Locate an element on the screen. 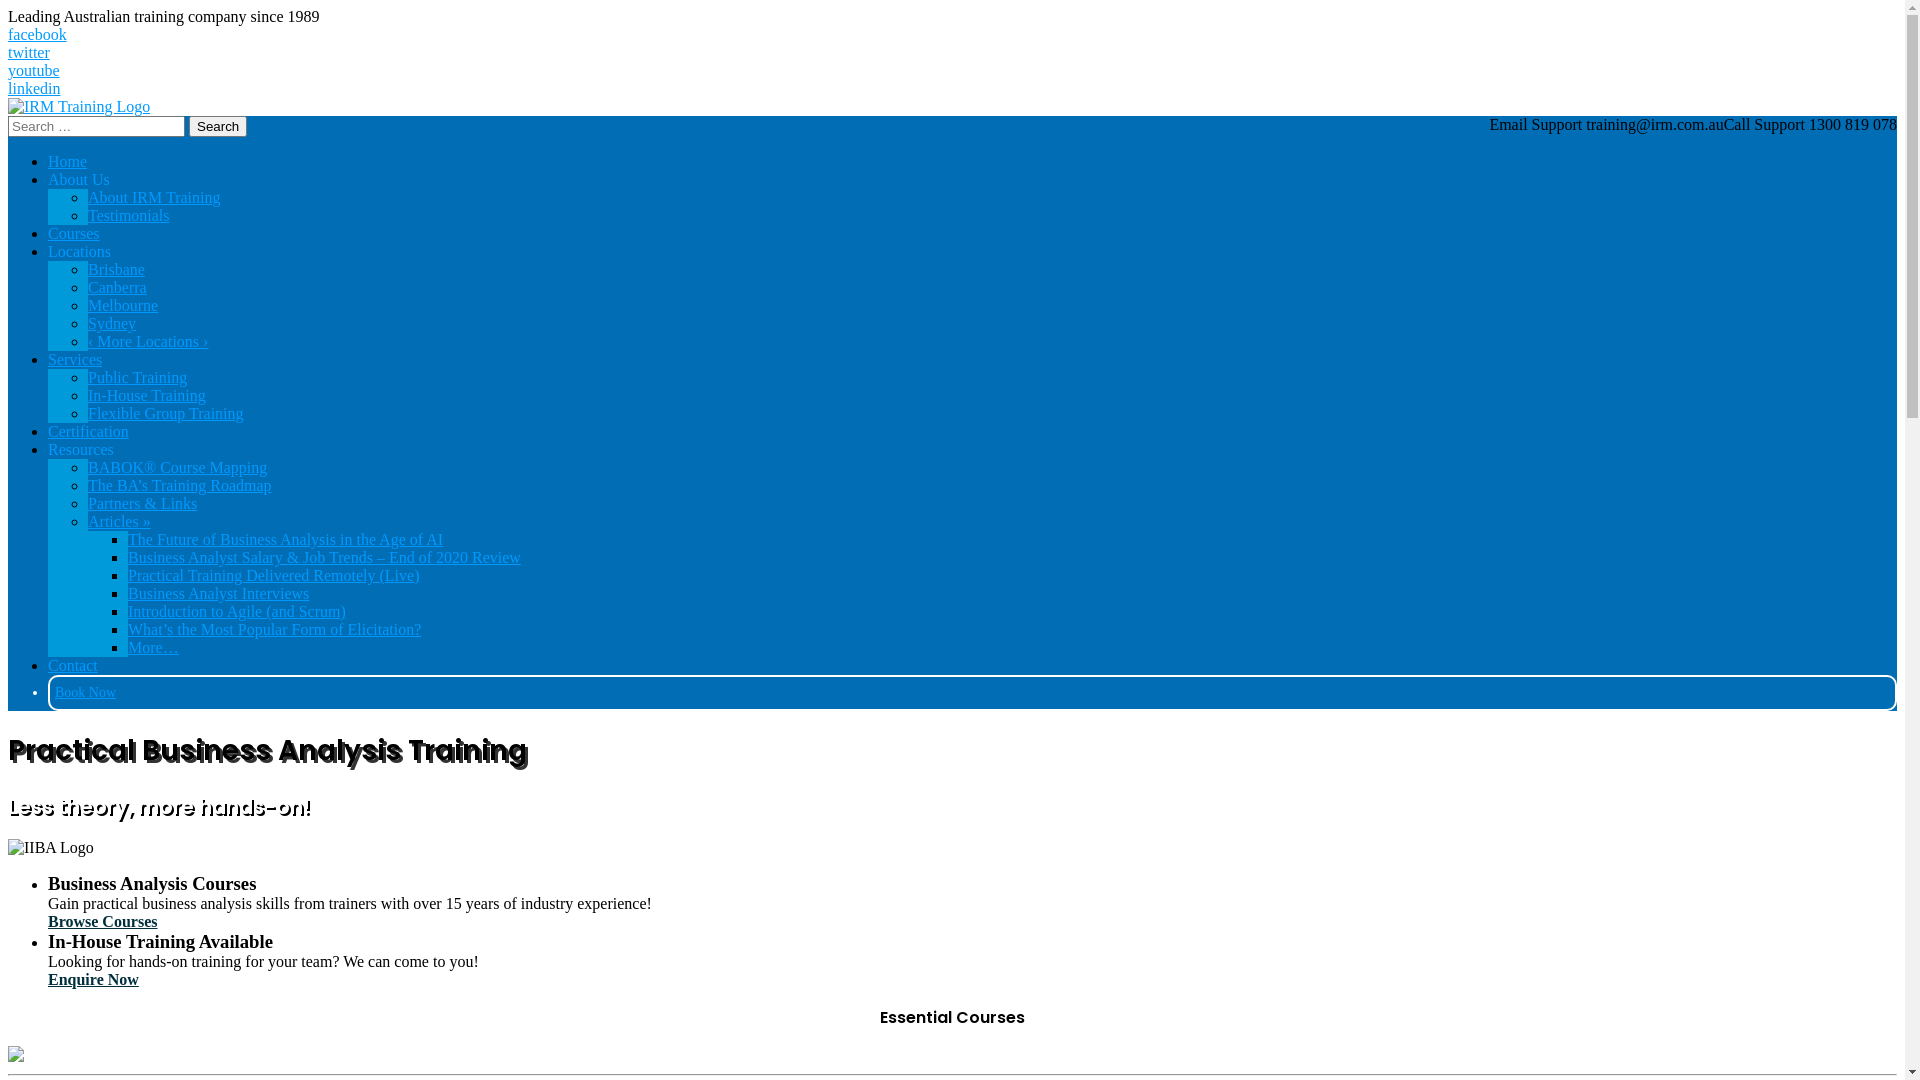 This screenshot has height=1080, width=1920. 'About Us' is located at coordinates (78, 178).